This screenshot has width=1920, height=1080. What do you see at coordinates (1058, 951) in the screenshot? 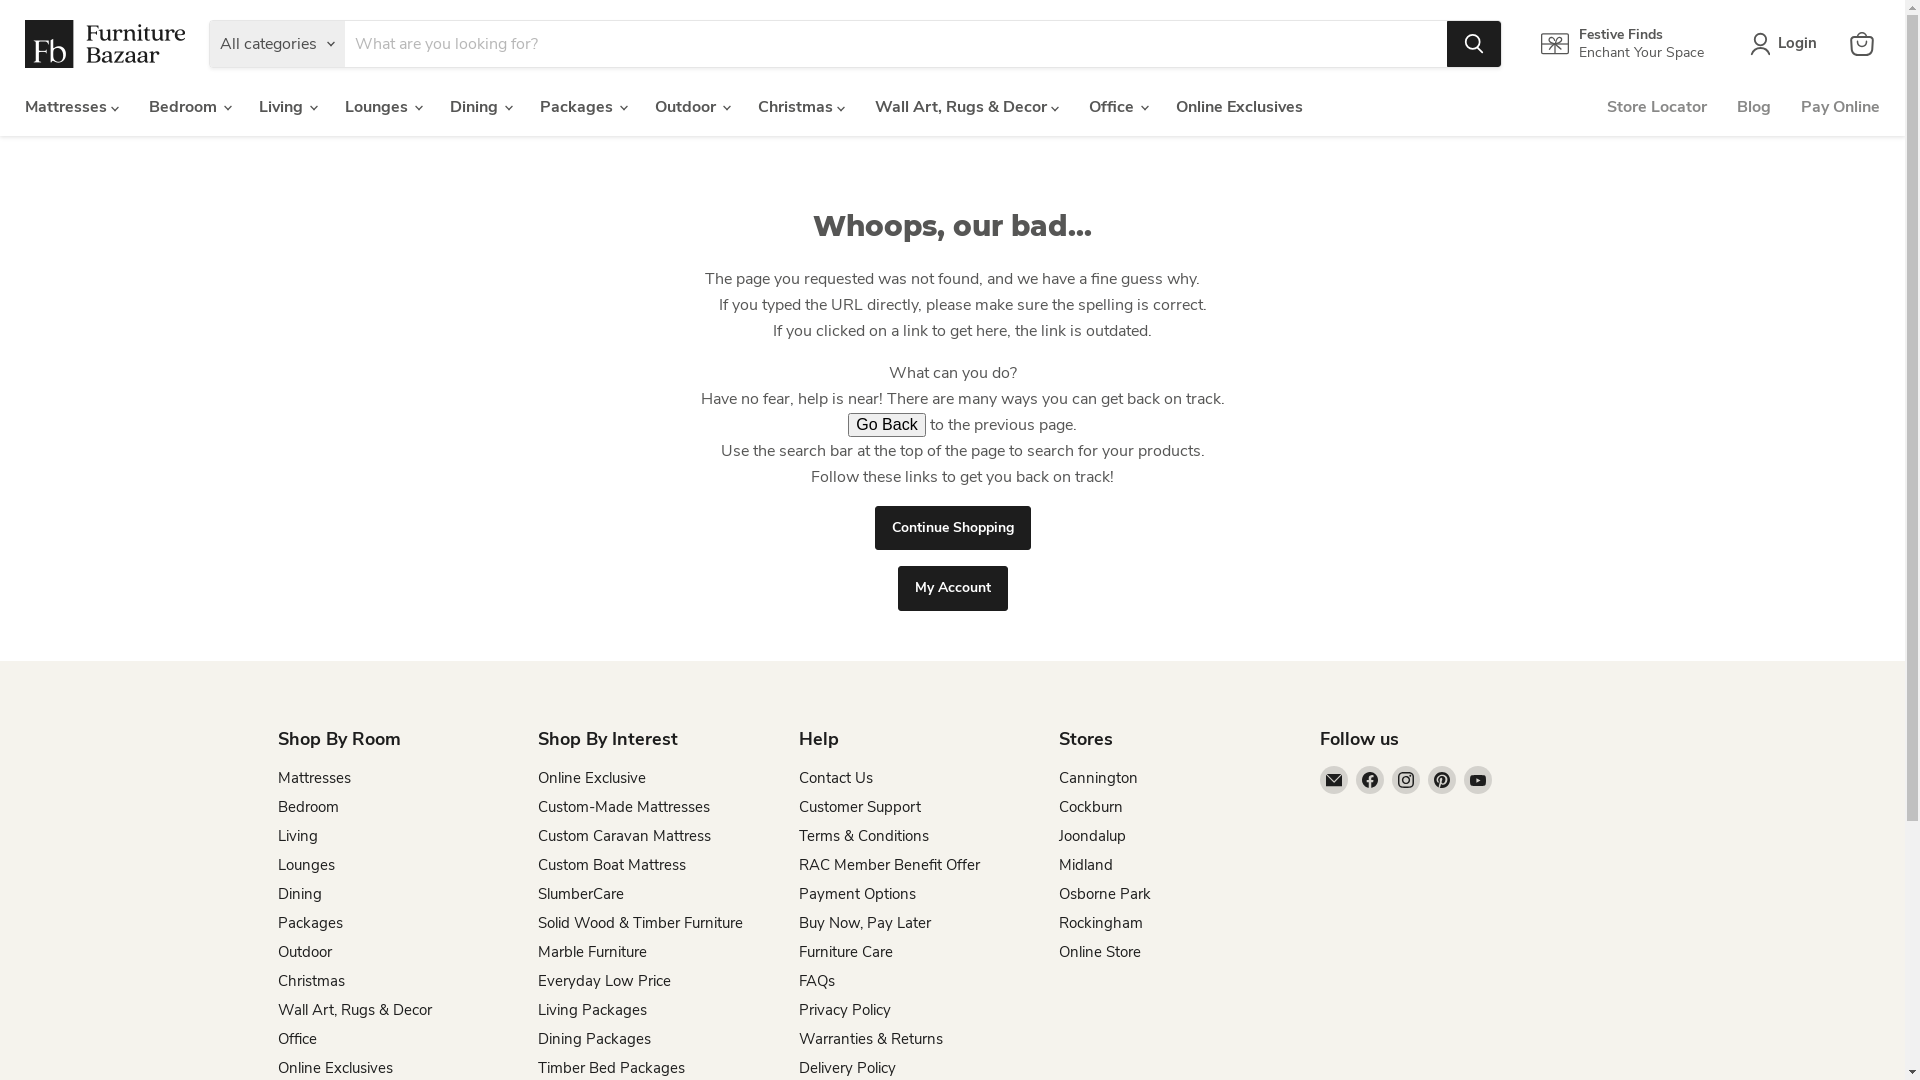
I see `'Online Store'` at bounding box center [1058, 951].